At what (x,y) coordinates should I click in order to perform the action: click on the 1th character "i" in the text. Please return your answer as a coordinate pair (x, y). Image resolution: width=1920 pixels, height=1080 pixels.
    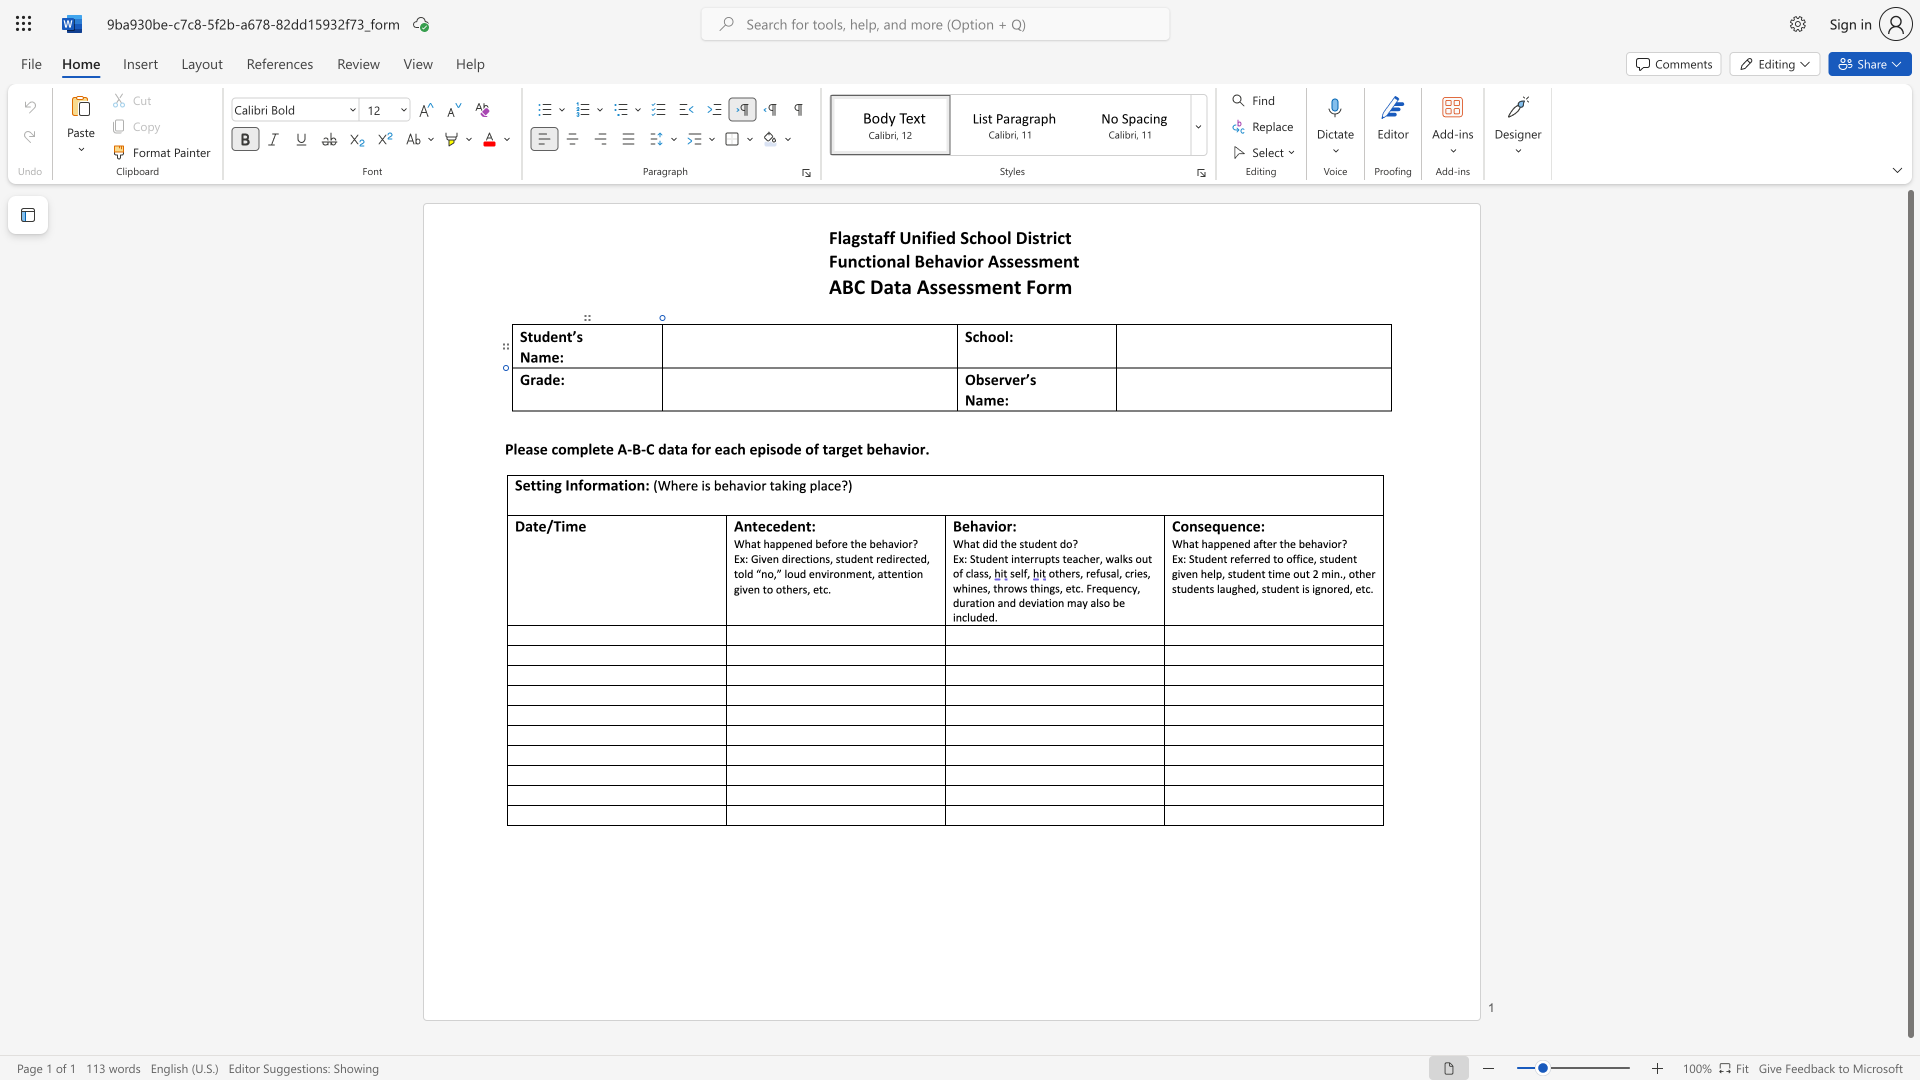
    Looking at the image, I should click on (543, 485).